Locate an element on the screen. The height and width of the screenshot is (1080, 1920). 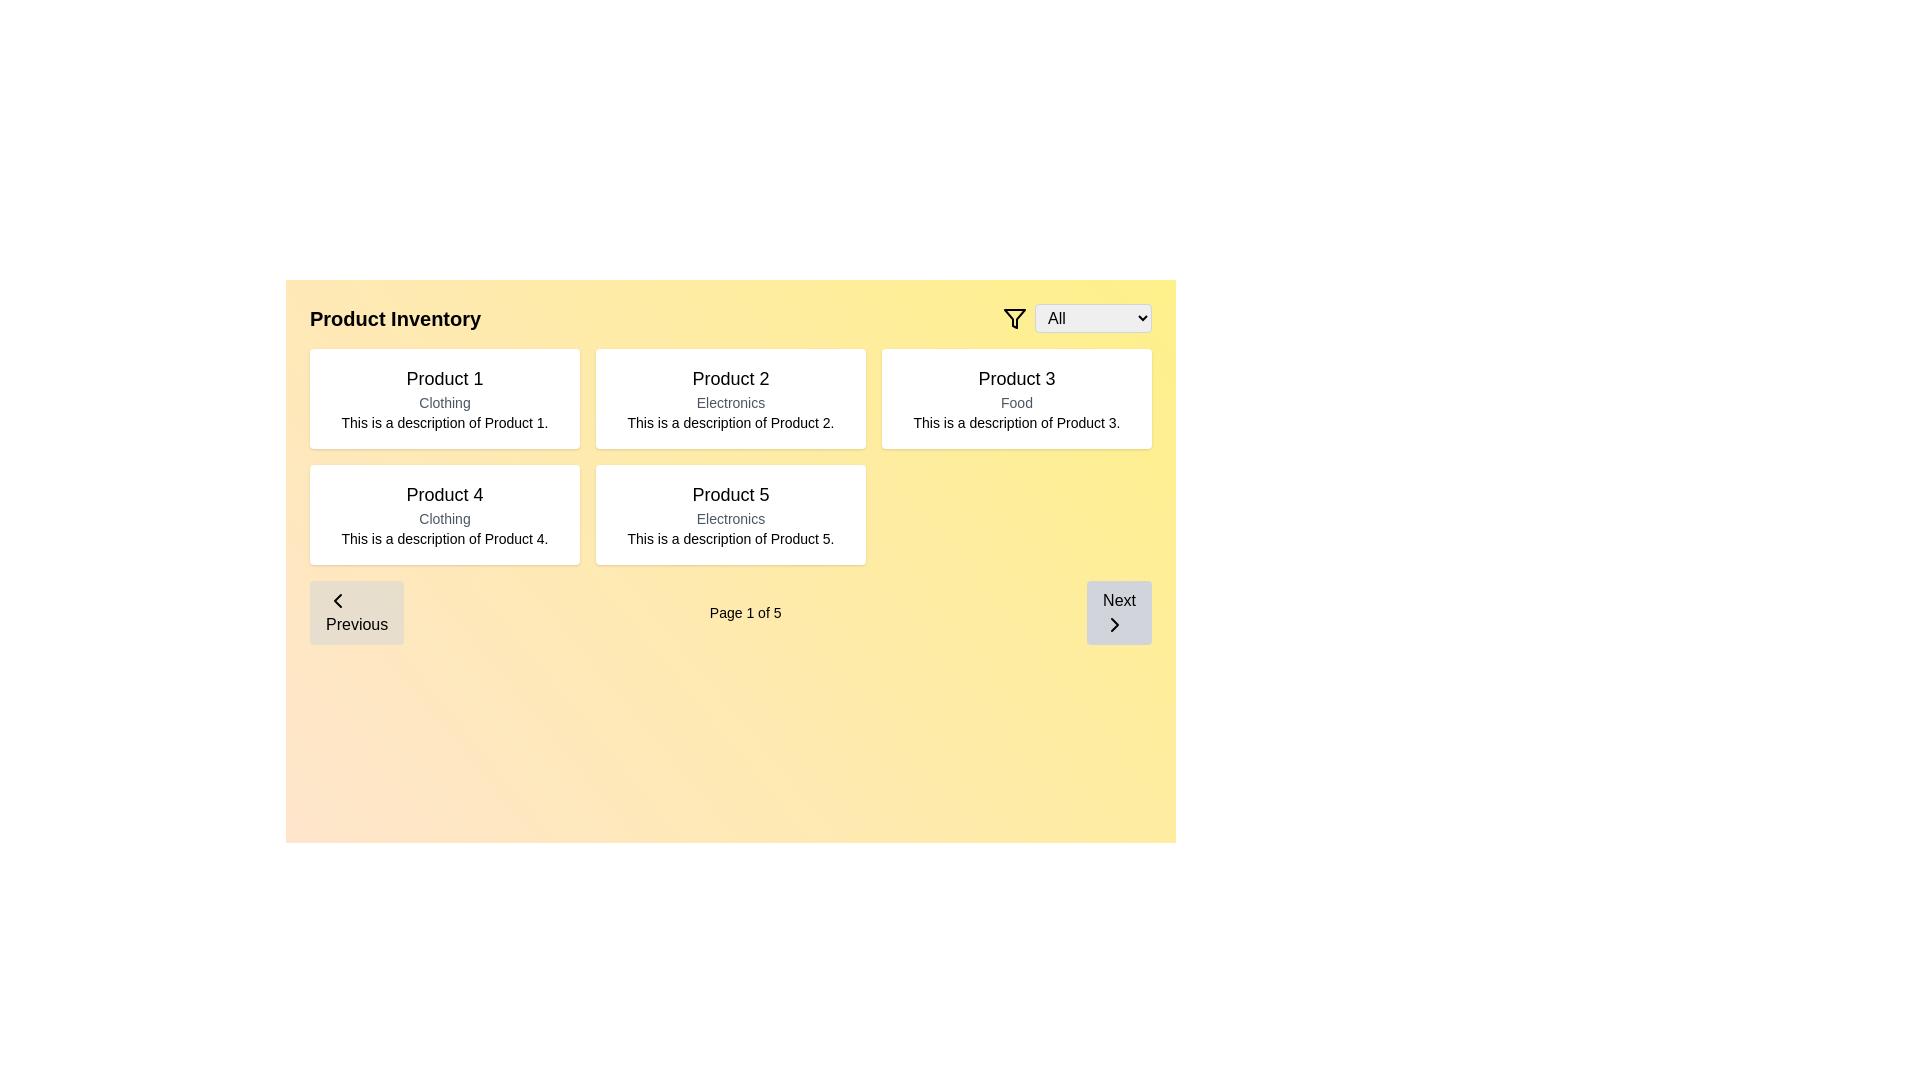
the rectangular button with a gray background and the text 'Next' to invoke hover effects is located at coordinates (1118, 612).